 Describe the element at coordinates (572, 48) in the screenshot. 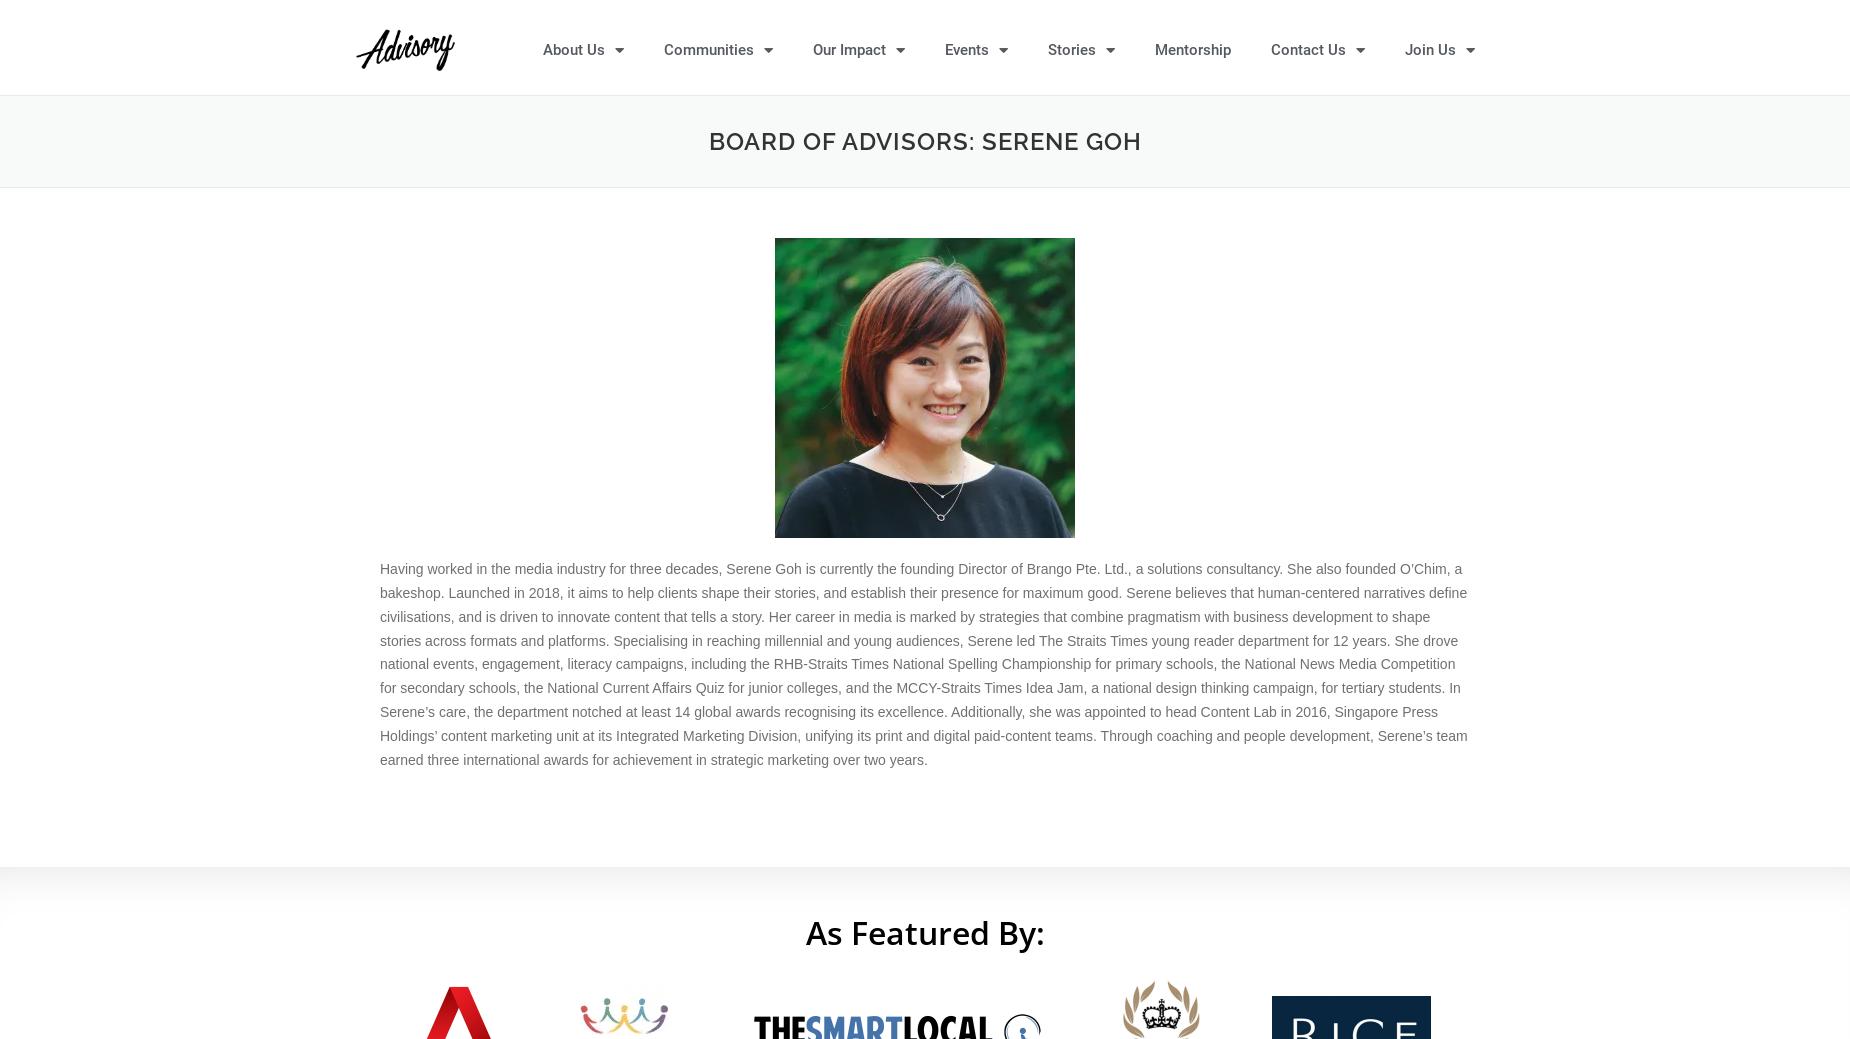

I see `'About Us'` at that location.